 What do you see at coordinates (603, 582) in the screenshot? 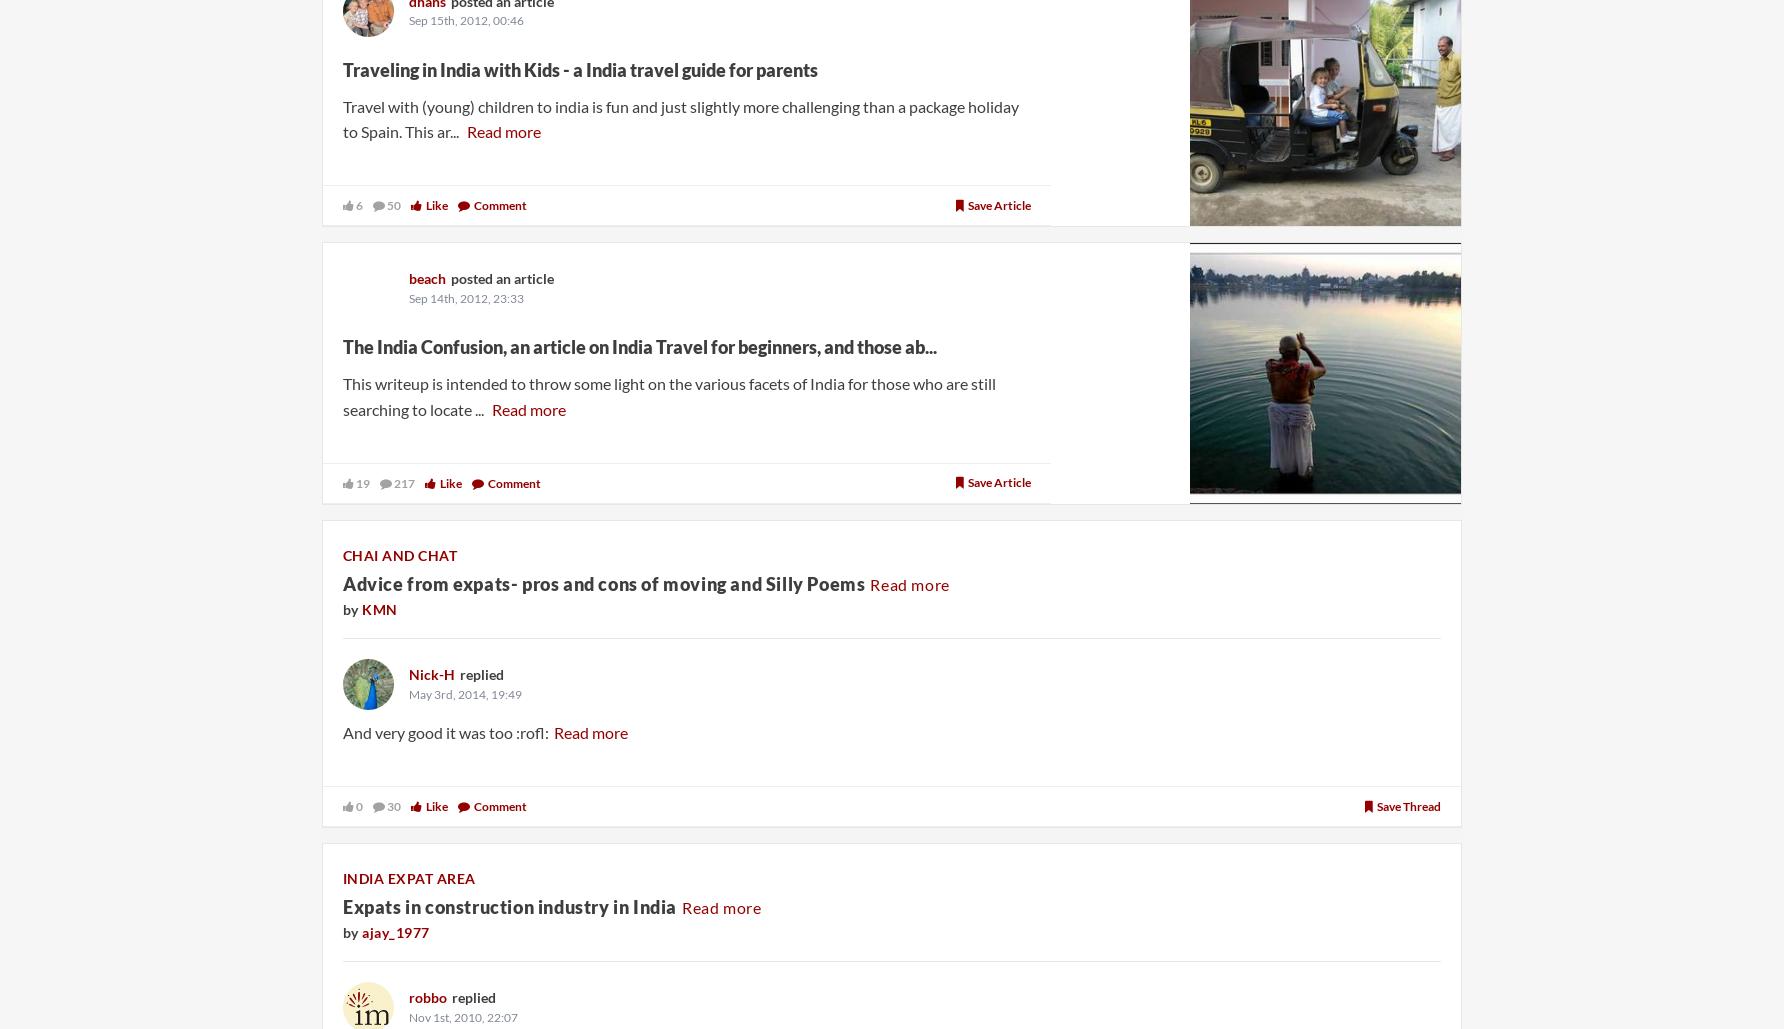
I see `'Advice from expats- pros and cons of moving and Silly Poems'` at bounding box center [603, 582].